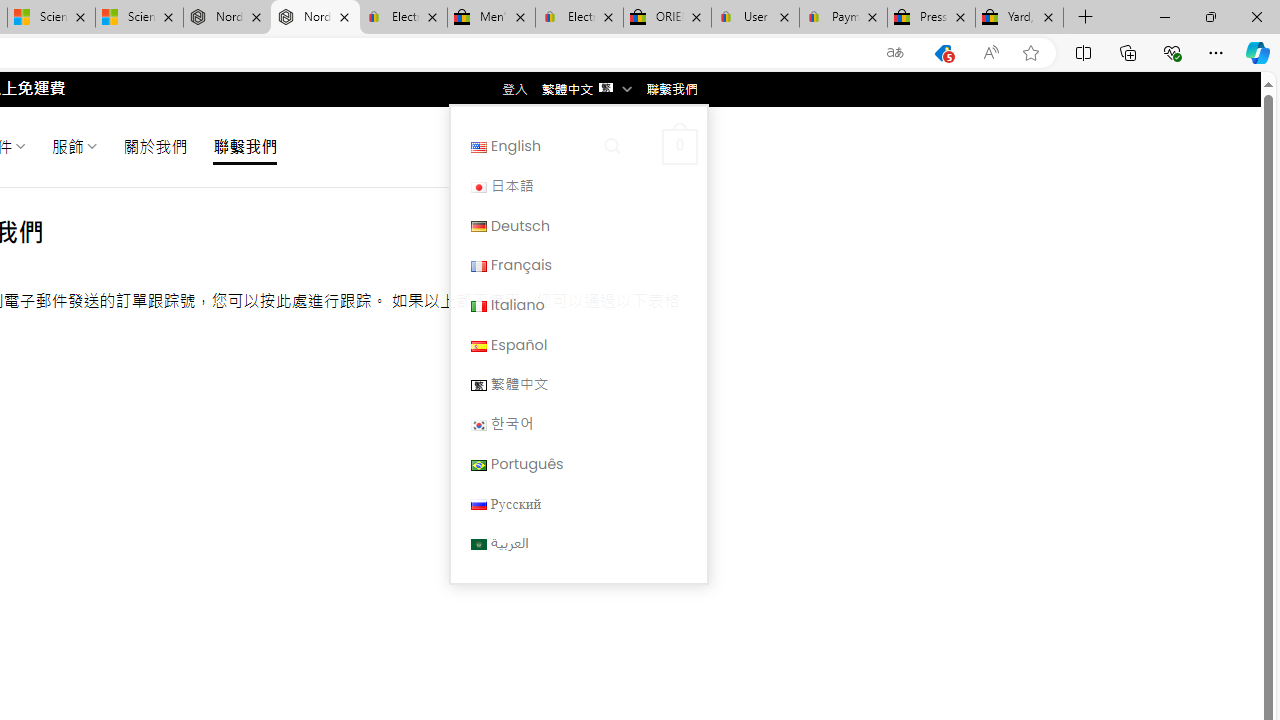 Image resolution: width=1280 pixels, height=720 pixels. What do you see at coordinates (577, 225) in the screenshot?
I see `' Deutsch'` at bounding box center [577, 225].